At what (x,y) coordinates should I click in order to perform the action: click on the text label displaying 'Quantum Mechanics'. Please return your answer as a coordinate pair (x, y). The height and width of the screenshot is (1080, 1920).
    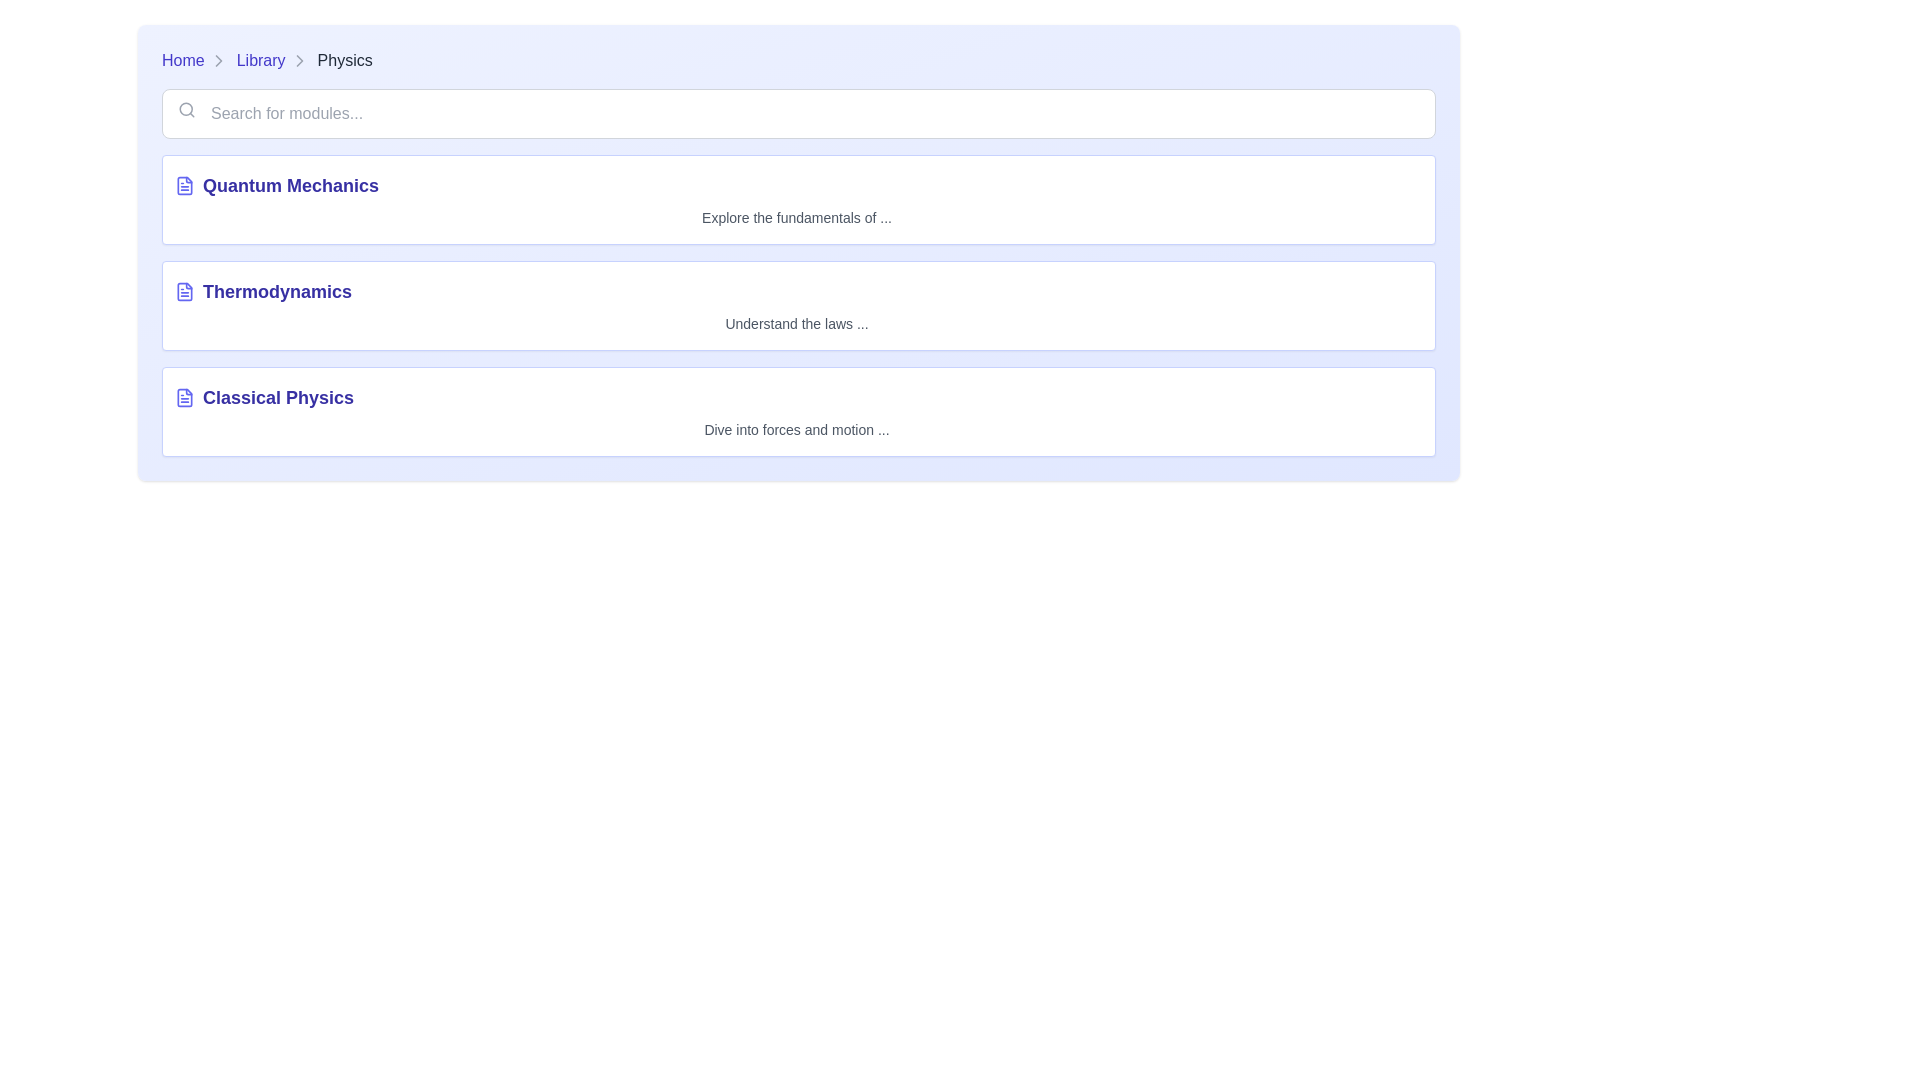
    Looking at the image, I should click on (290, 185).